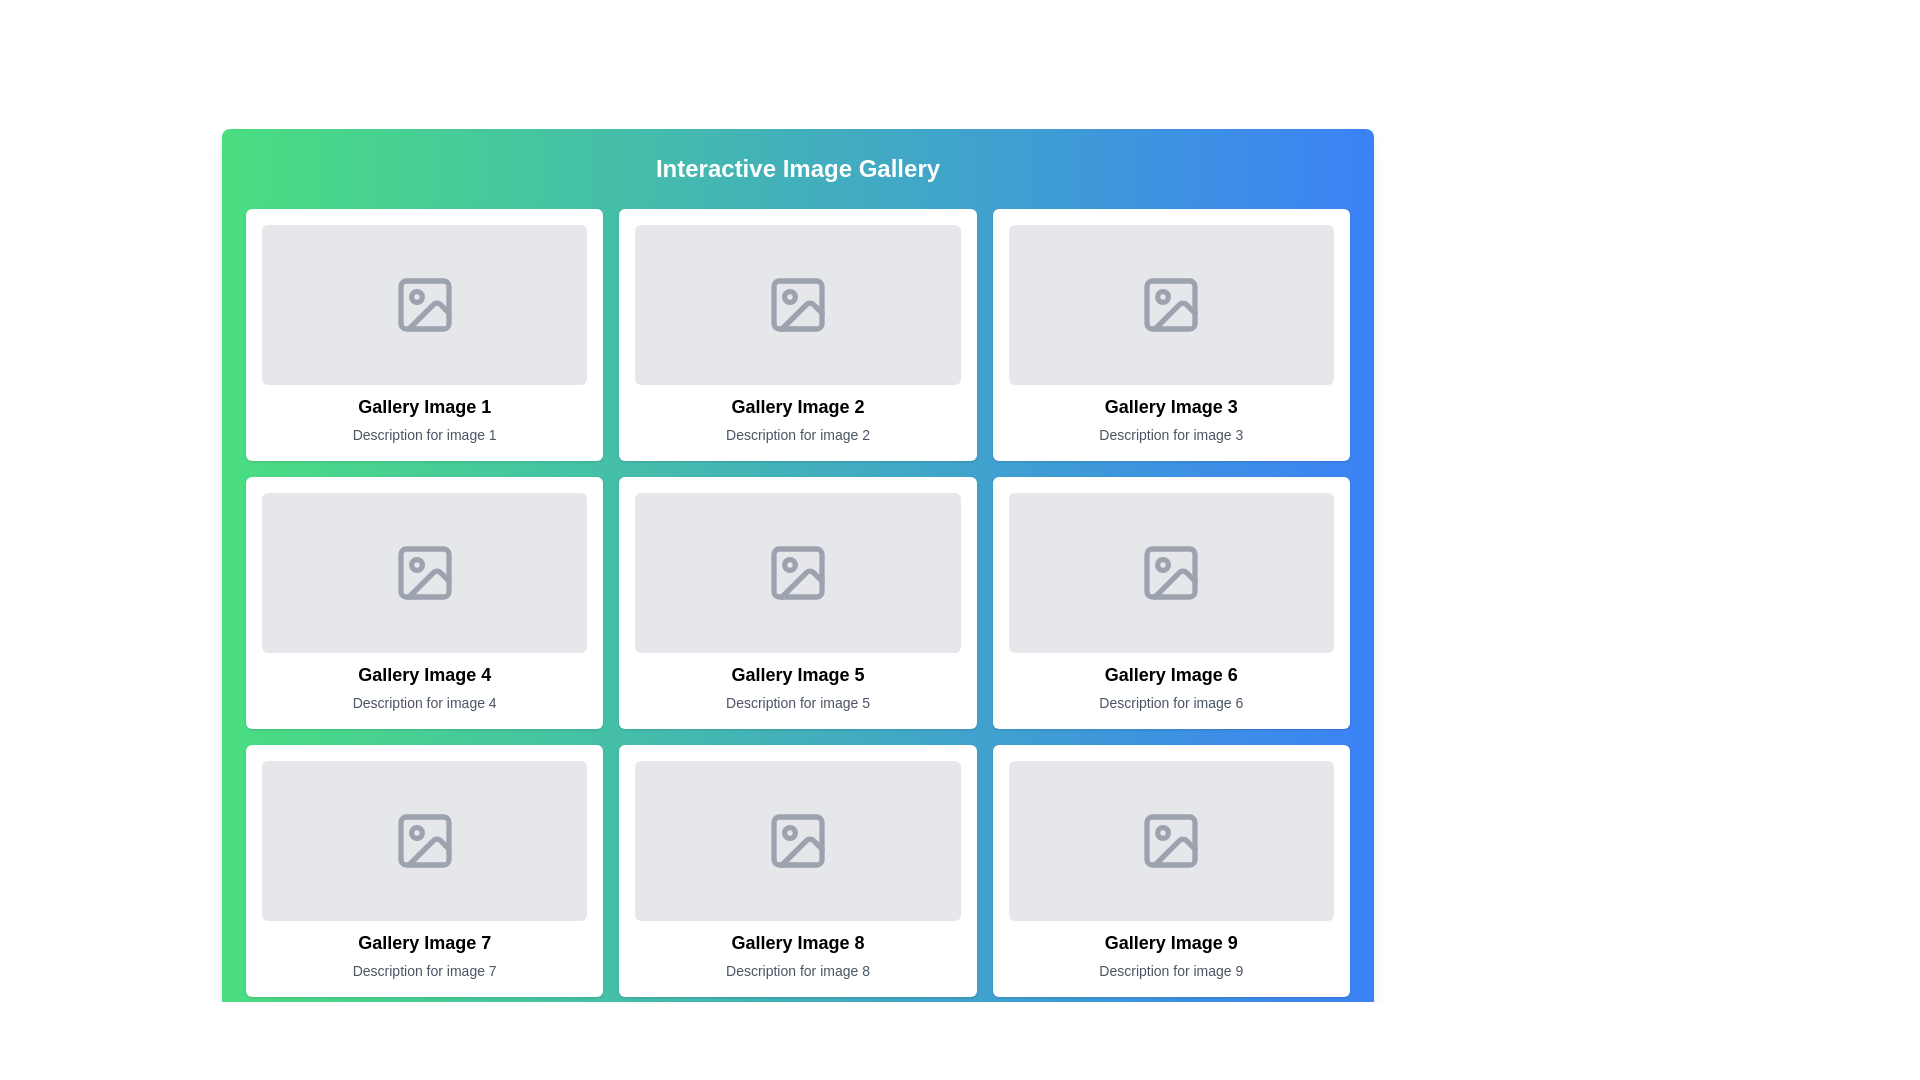 The height and width of the screenshot is (1080, 1920). Describe the element at coordinates (796, 573) in the screenshot. I see `the image placeholder icon located in the fifth box of the image gallery, specifically in the second row and second column of the grid layout` at that location.